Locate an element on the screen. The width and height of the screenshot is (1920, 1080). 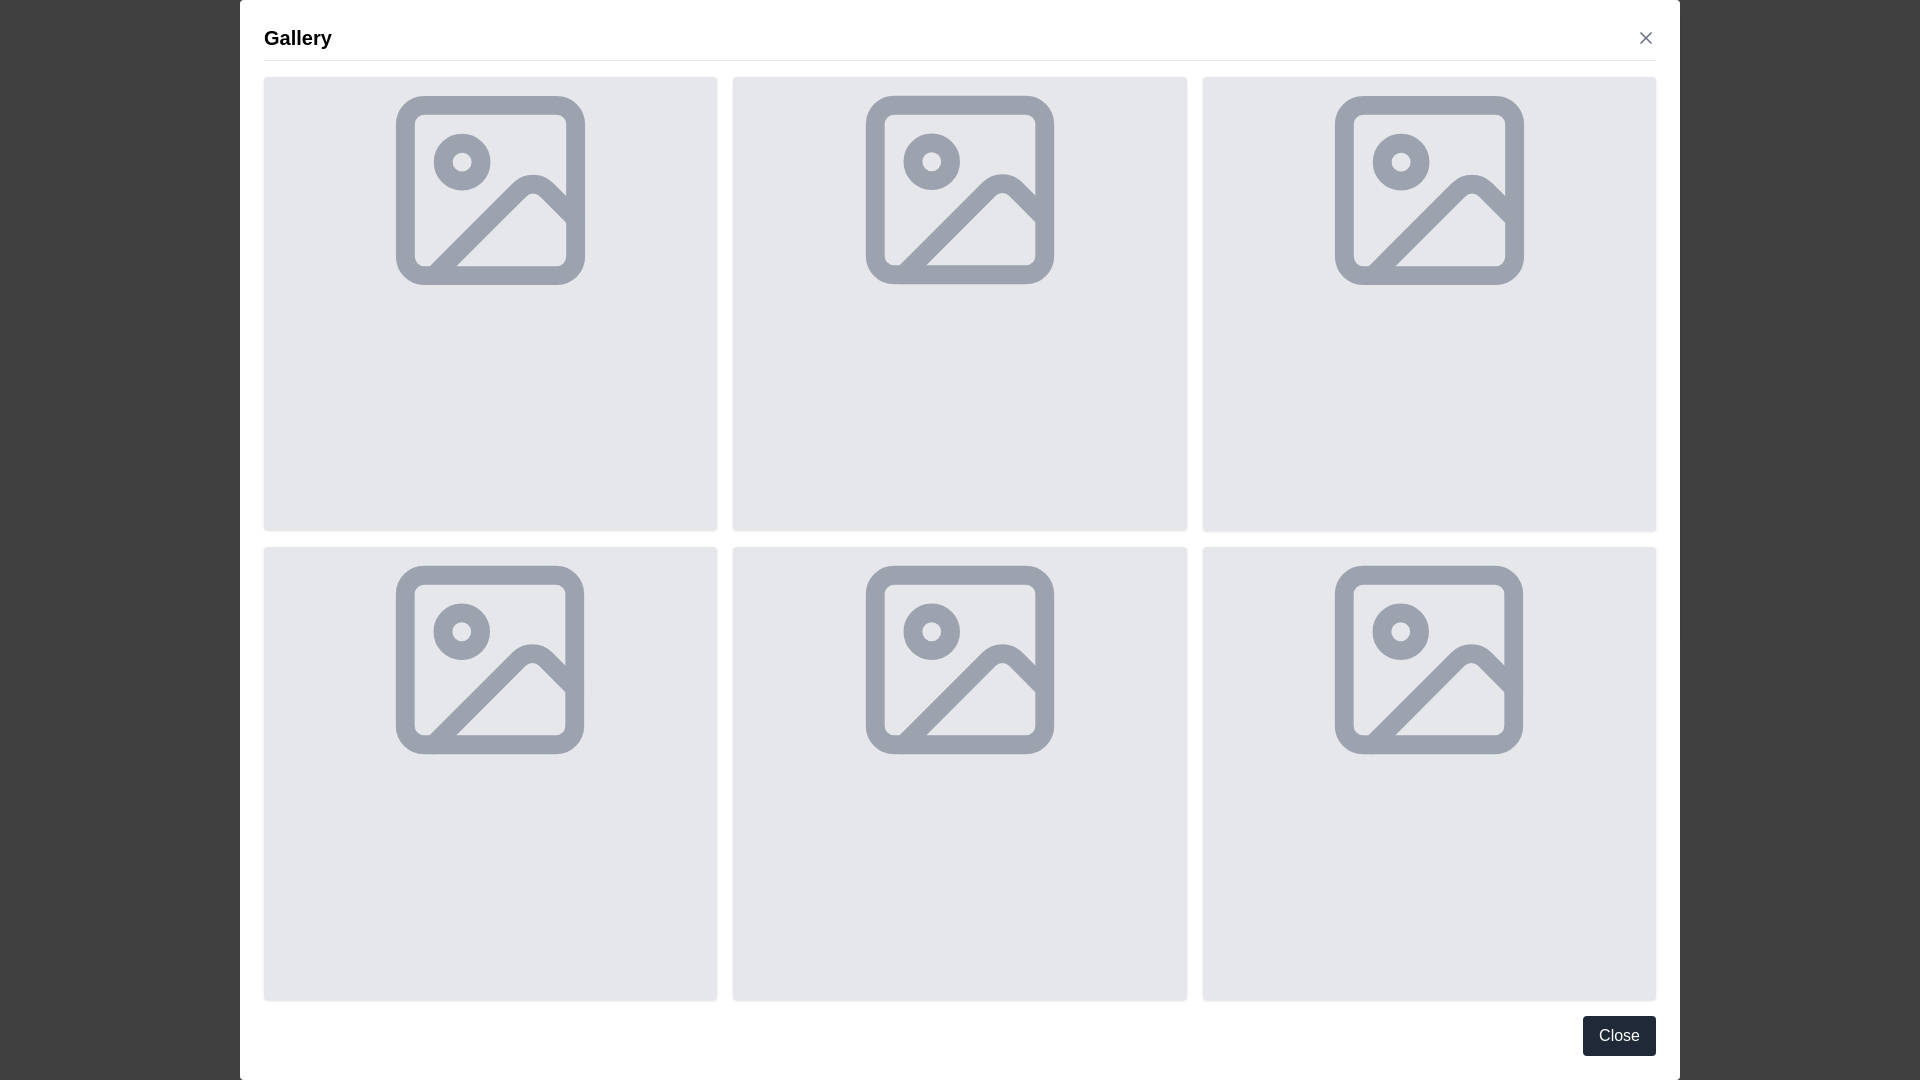
the small rectangle graphic element located in the top-left corner of the image placeholder icon within the first row and first column of the grid layout is located at coordinates (490, 190).